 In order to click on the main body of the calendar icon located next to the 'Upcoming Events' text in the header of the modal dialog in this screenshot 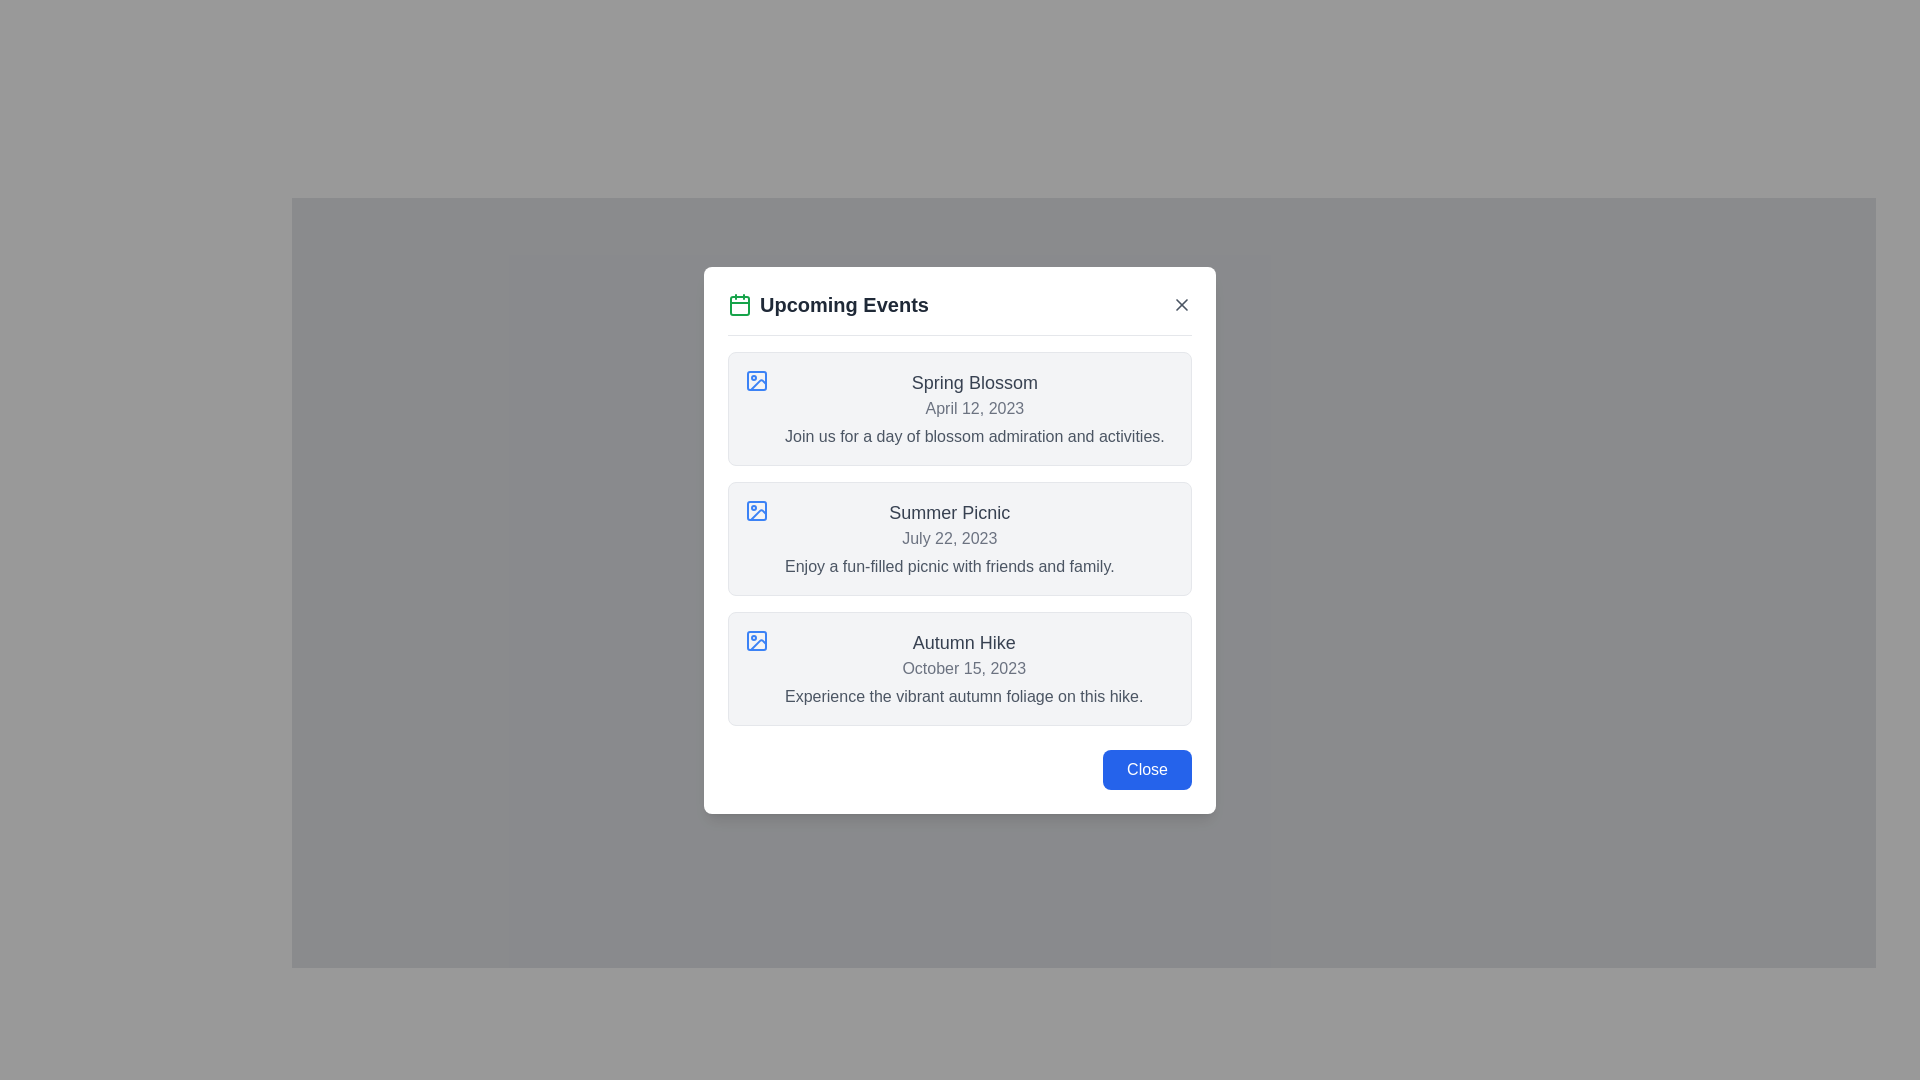, I will do `click(738, 304)`.